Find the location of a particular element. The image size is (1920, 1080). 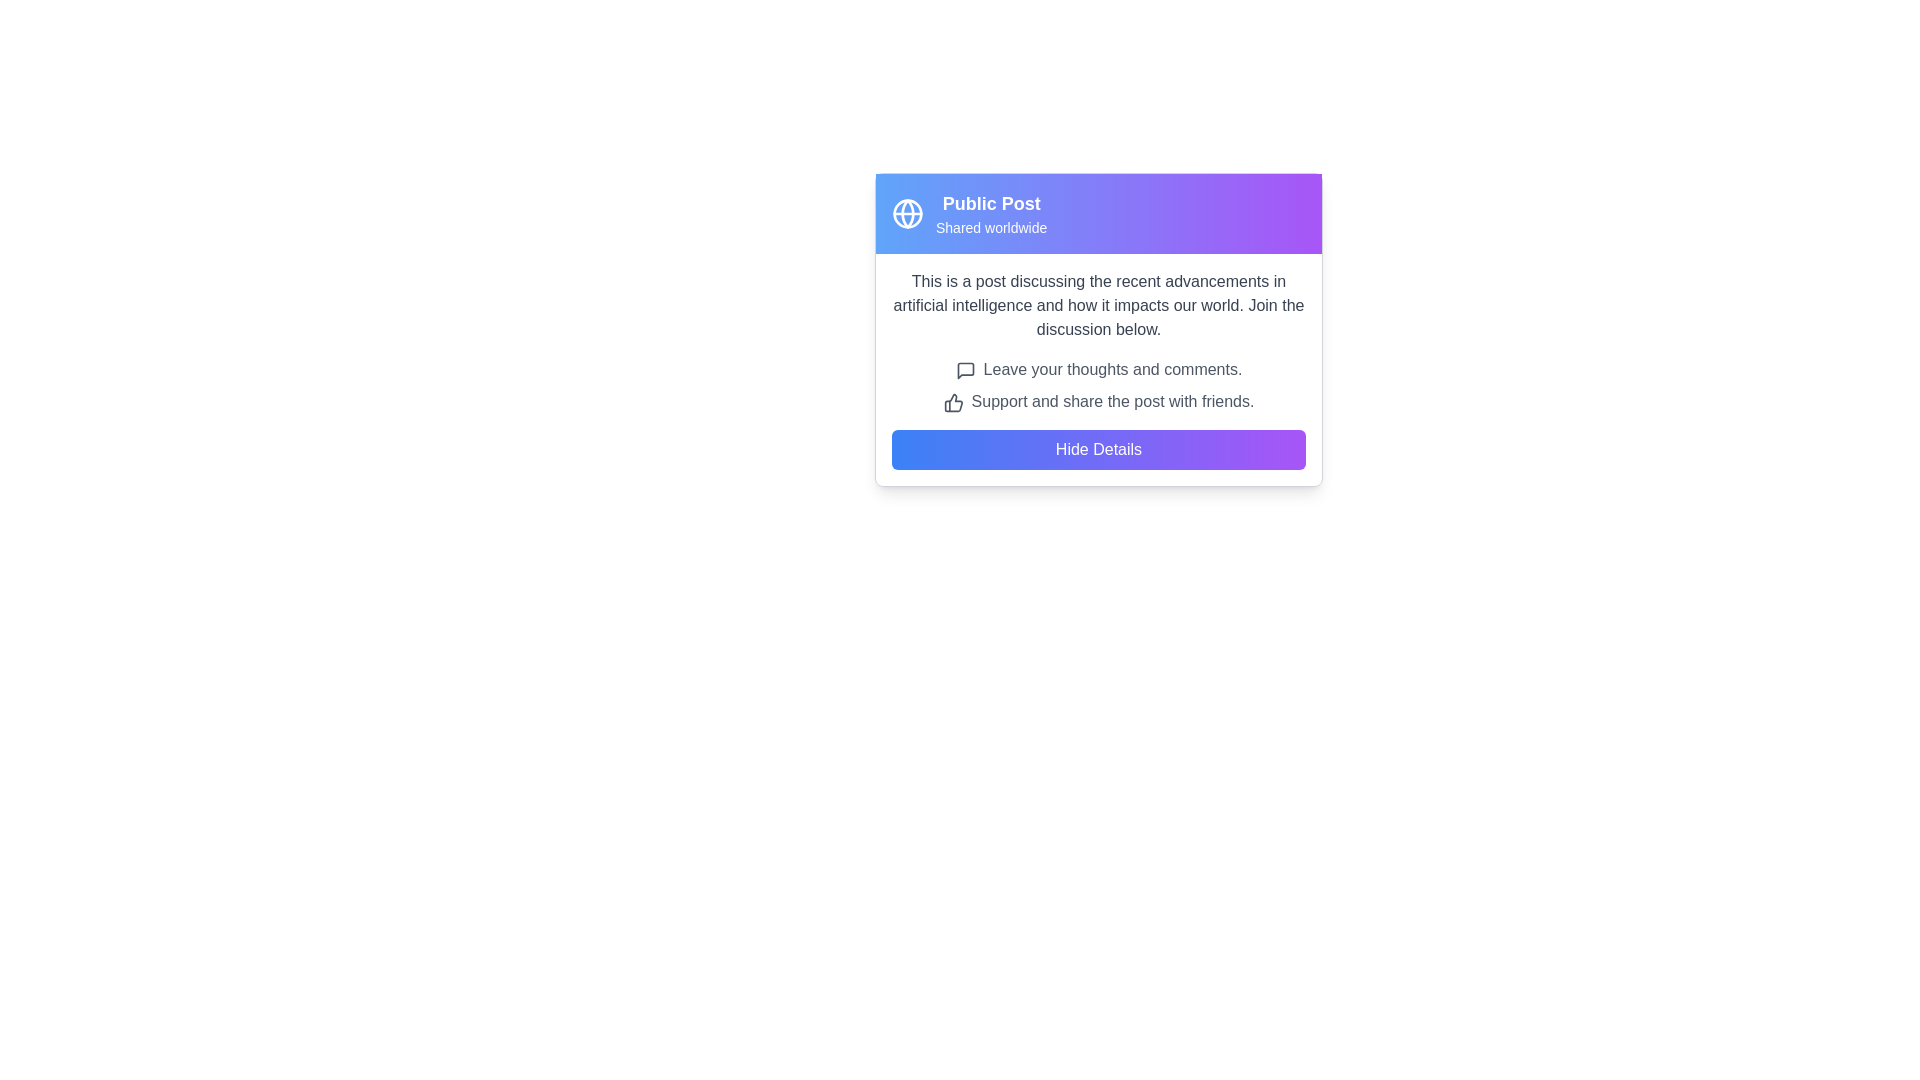

the circular globe icon component that is positioned to the left of the 'Public Post' text area is located at coordinates (906, 213).